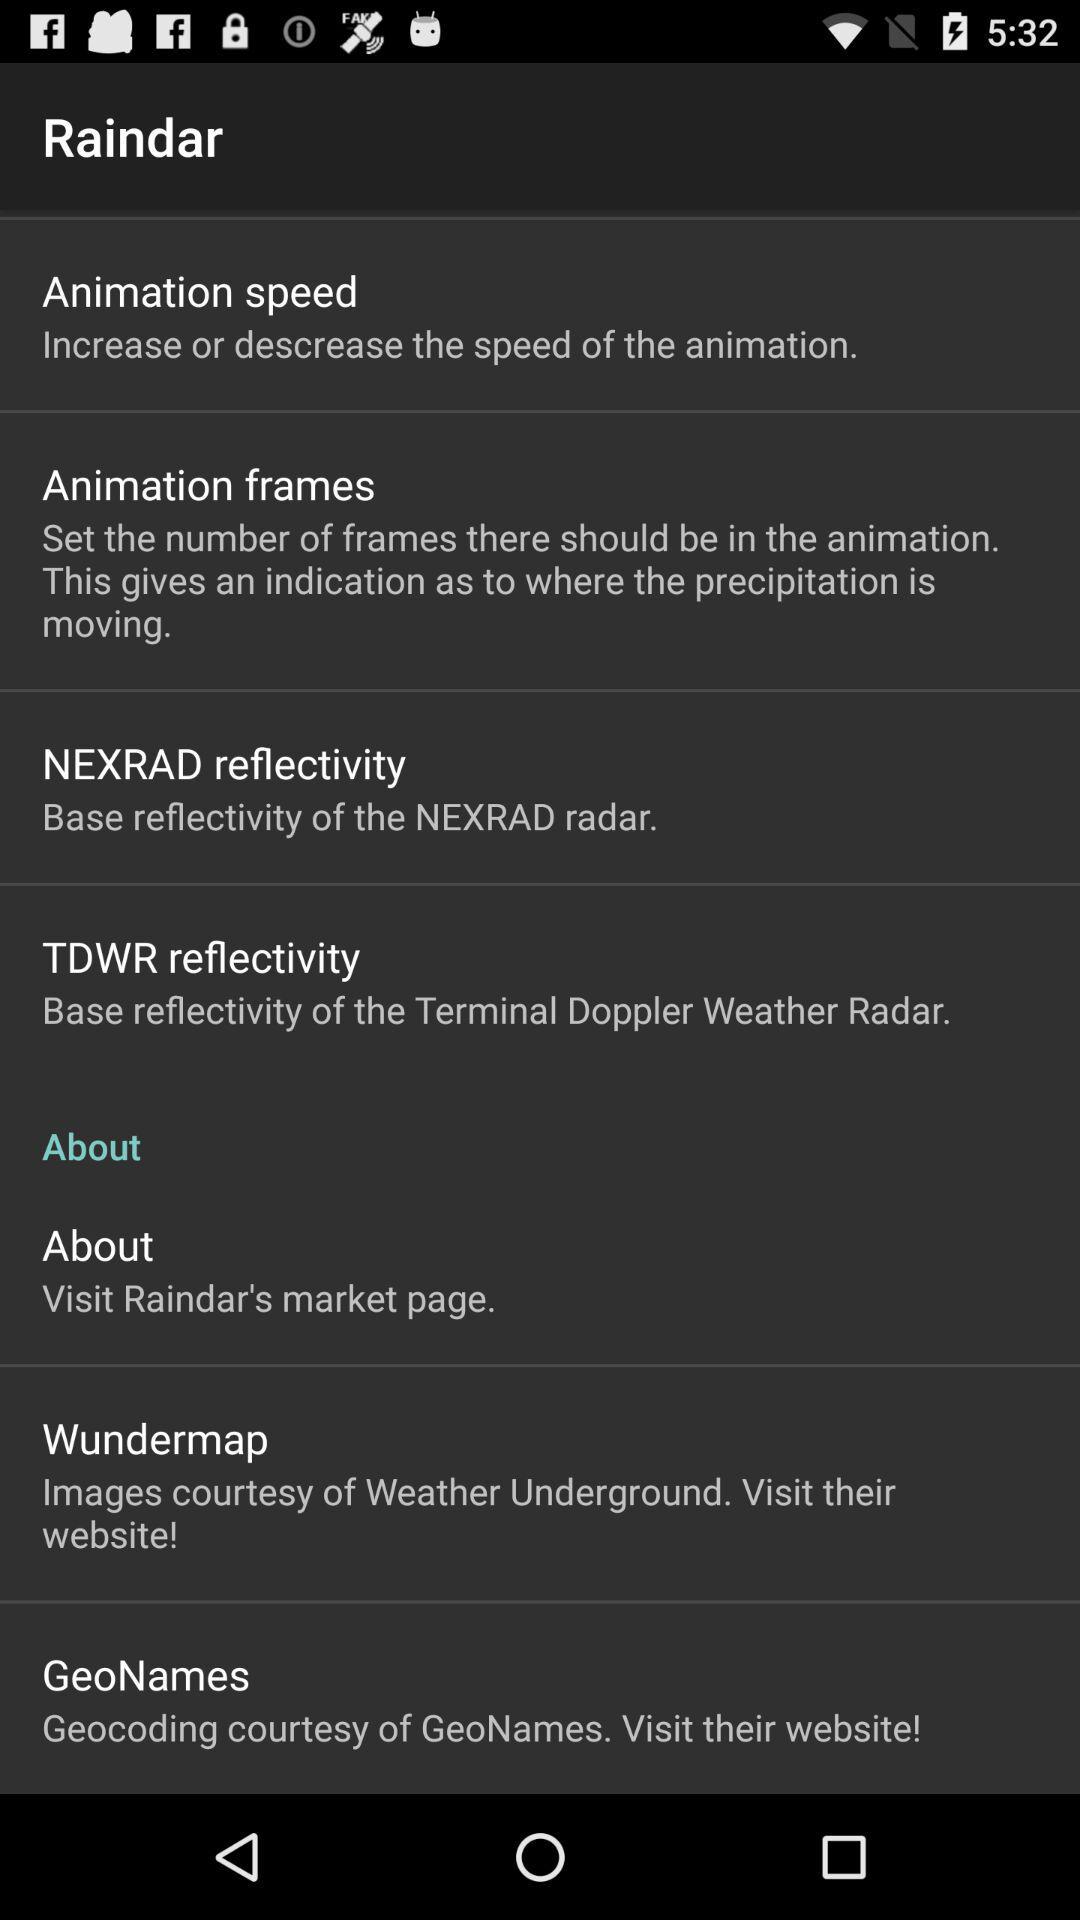 This screenshot has width=1080, height=1920. I want to click on geocoding courtesy of icon, so click(481, 1726).